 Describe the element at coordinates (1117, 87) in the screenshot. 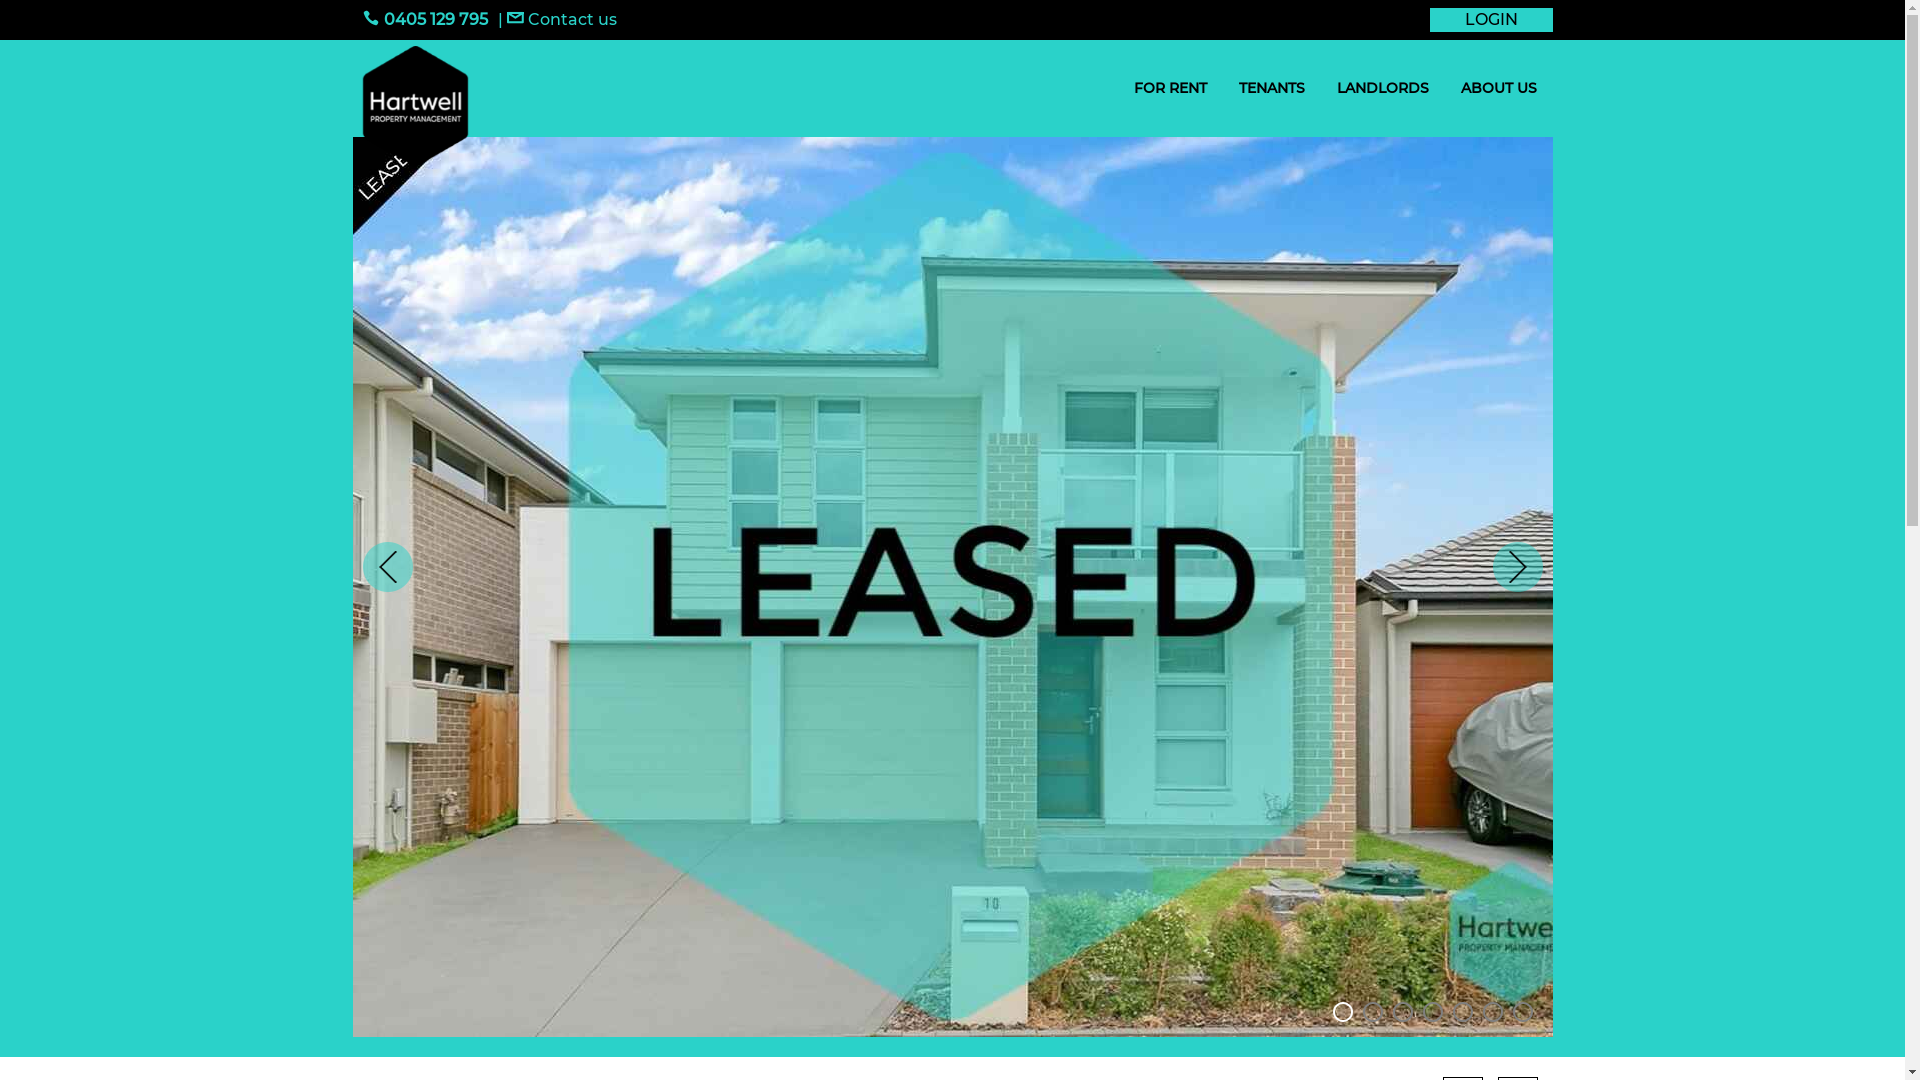

I see `'FOR RENT'` at that location.